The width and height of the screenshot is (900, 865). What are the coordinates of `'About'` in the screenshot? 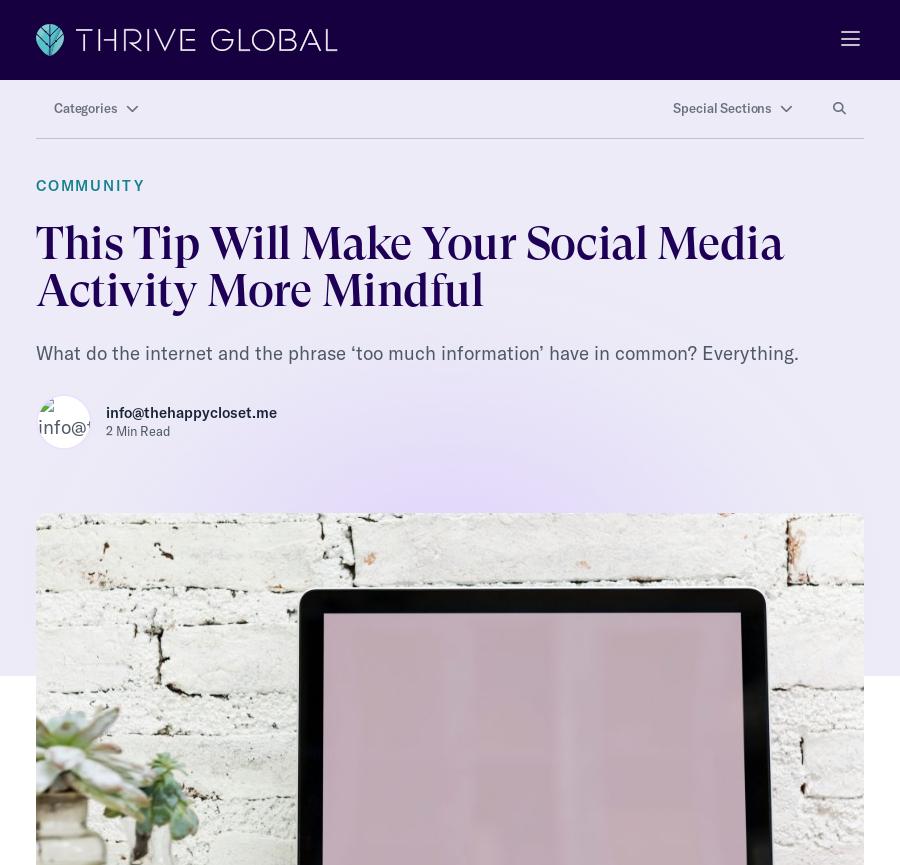 It's located at (35, 846).